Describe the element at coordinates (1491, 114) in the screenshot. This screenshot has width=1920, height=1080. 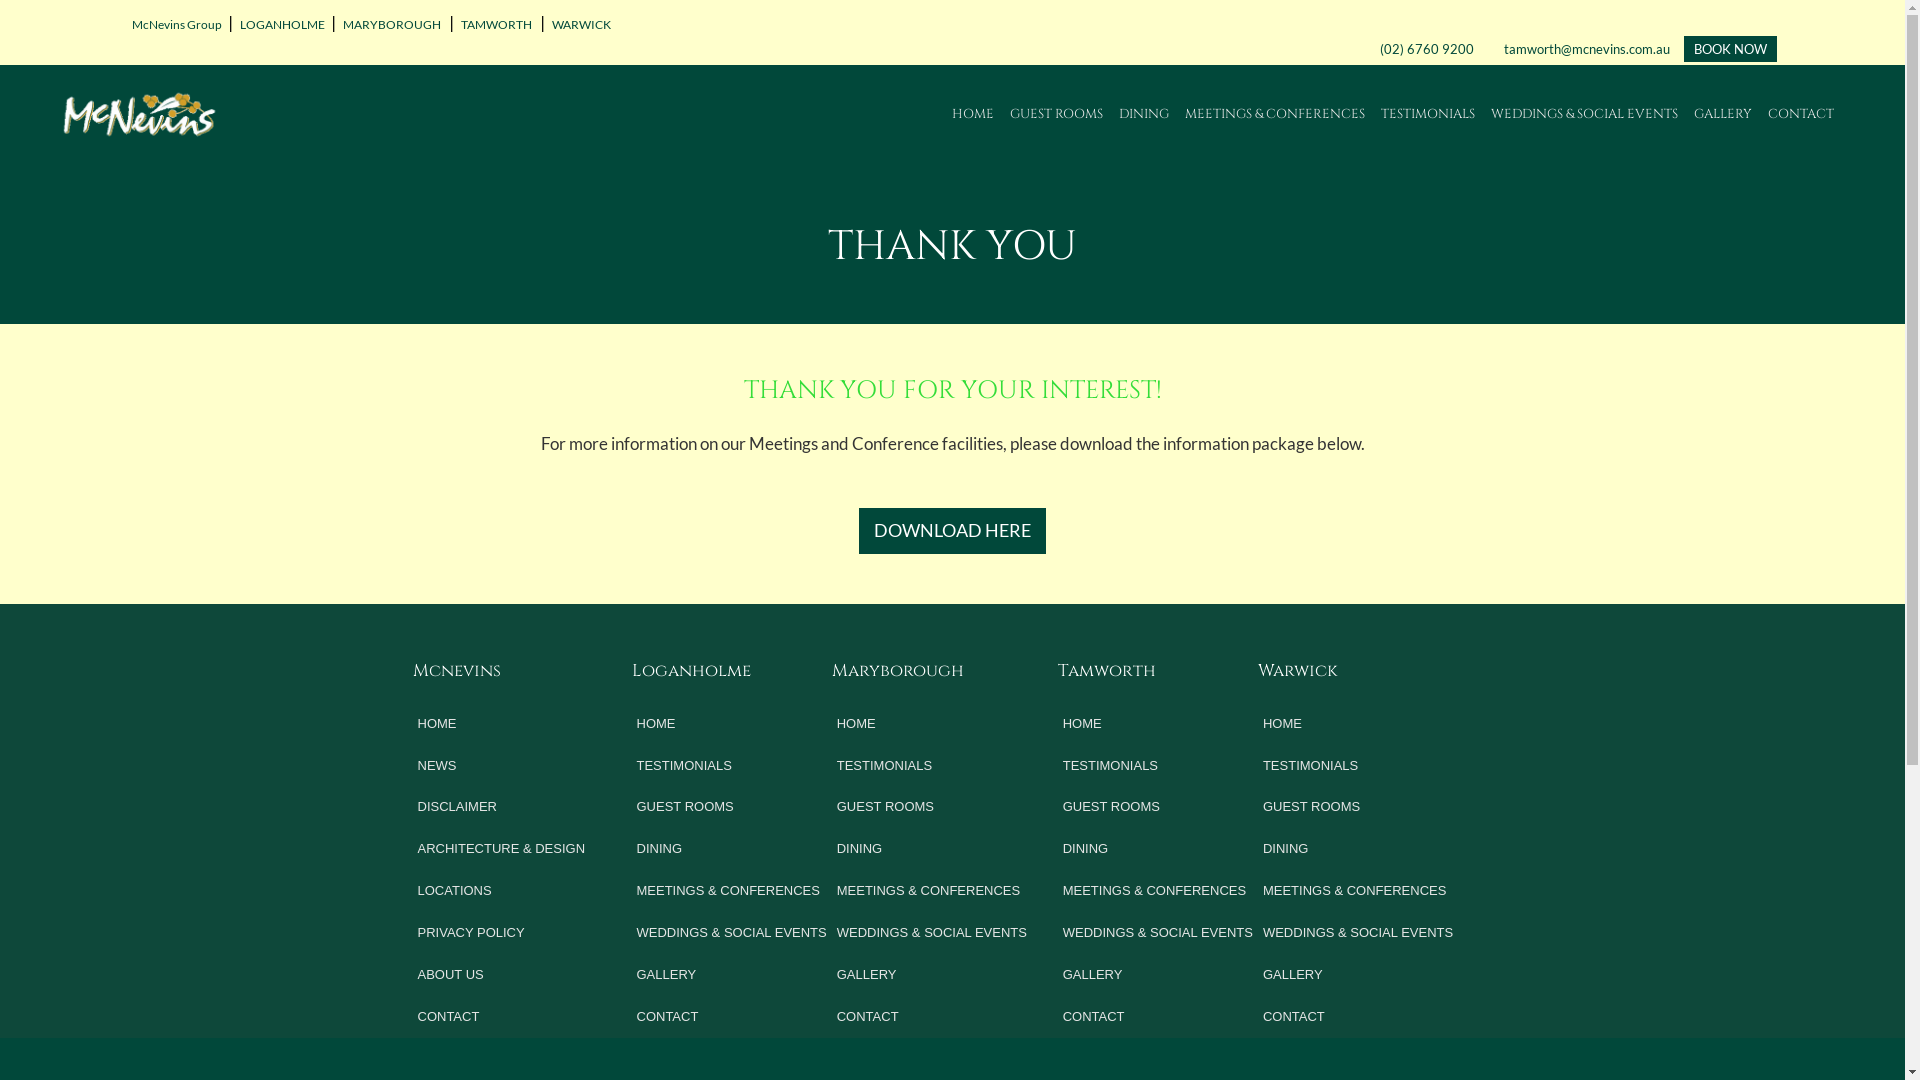
I see `'WEDDINGS & SOCIAL EVENTS'` at that location.